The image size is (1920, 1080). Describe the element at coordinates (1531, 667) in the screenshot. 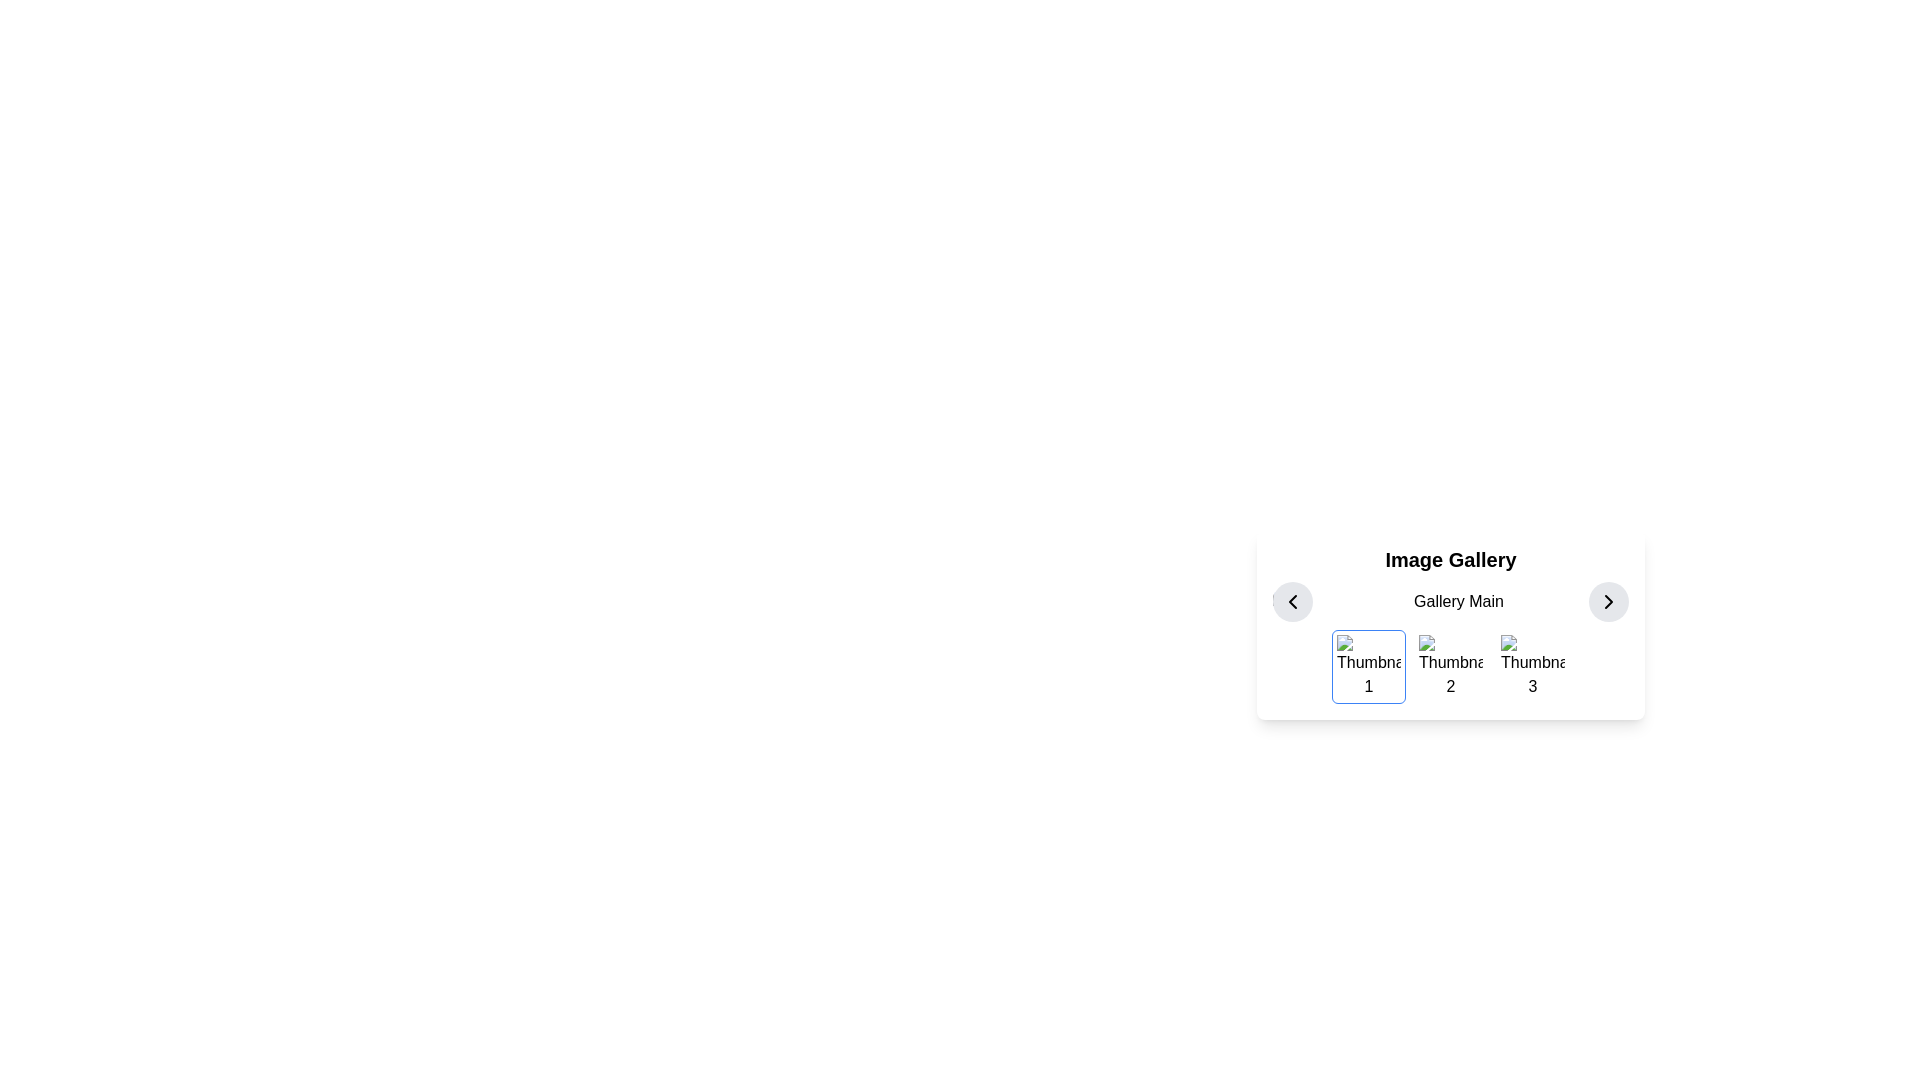

I see `the third thumbnail in the 'Image Gallery'` at that location.